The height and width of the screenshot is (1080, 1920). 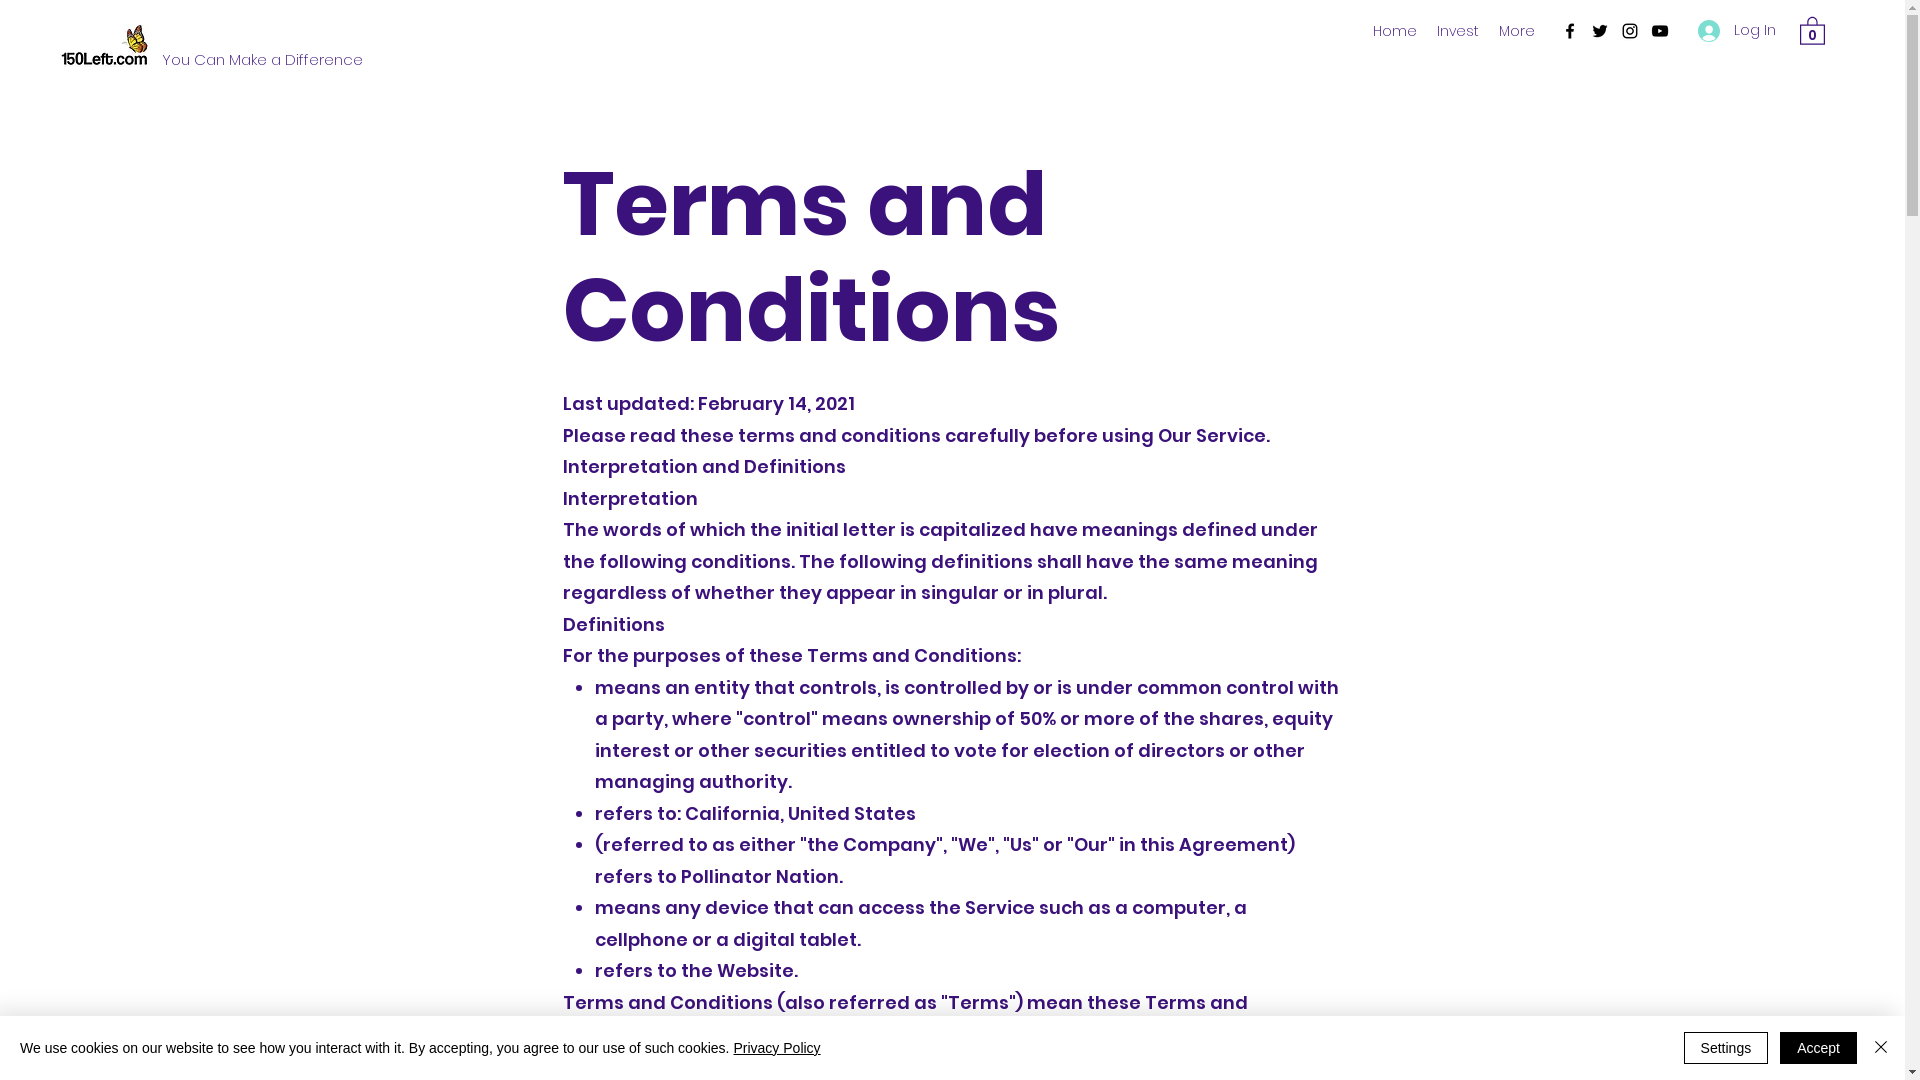 What do you see at coordinates (1458, 30) in the screenshot?
I see `'Invest'` at bounding box center [1458, 30].